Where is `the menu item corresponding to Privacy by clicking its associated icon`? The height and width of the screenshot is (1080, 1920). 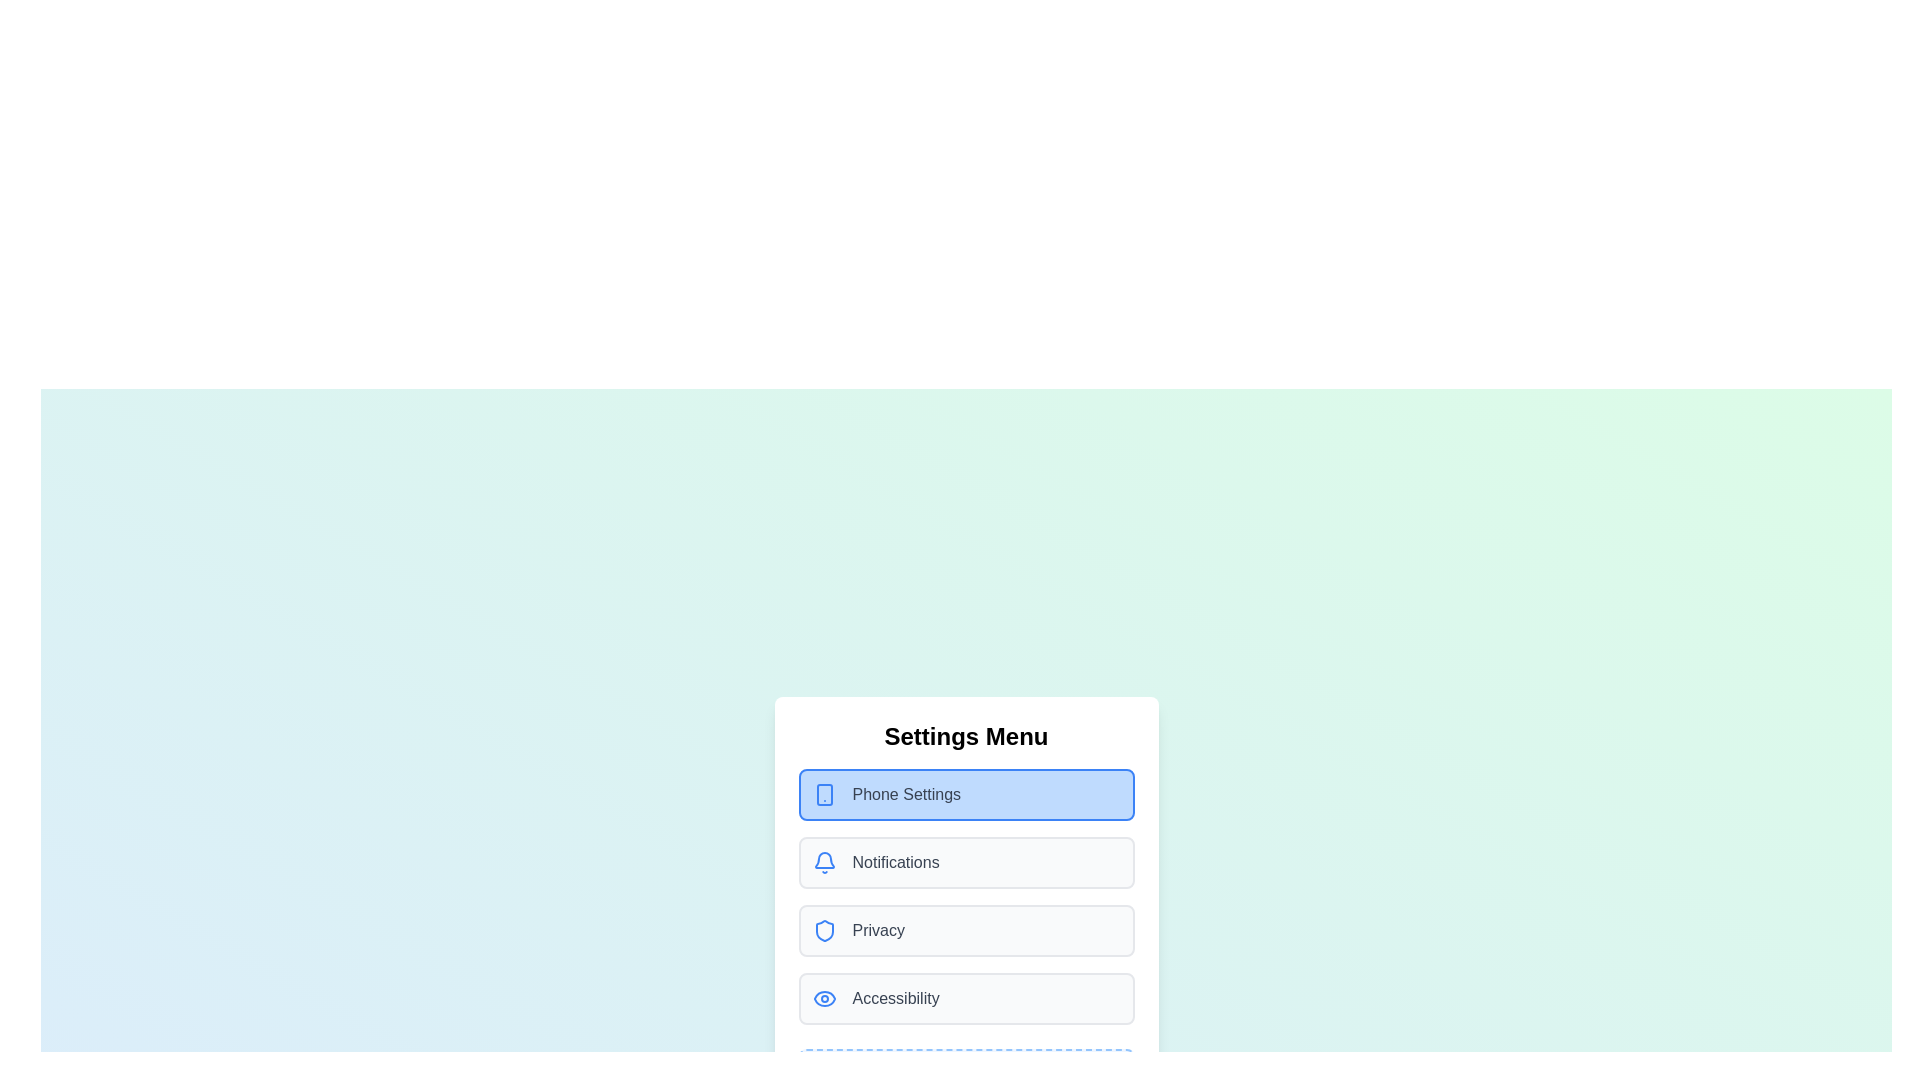
the menu item corresponding to Privacy by clicking its associated icon is located at coordinates (824, 930).